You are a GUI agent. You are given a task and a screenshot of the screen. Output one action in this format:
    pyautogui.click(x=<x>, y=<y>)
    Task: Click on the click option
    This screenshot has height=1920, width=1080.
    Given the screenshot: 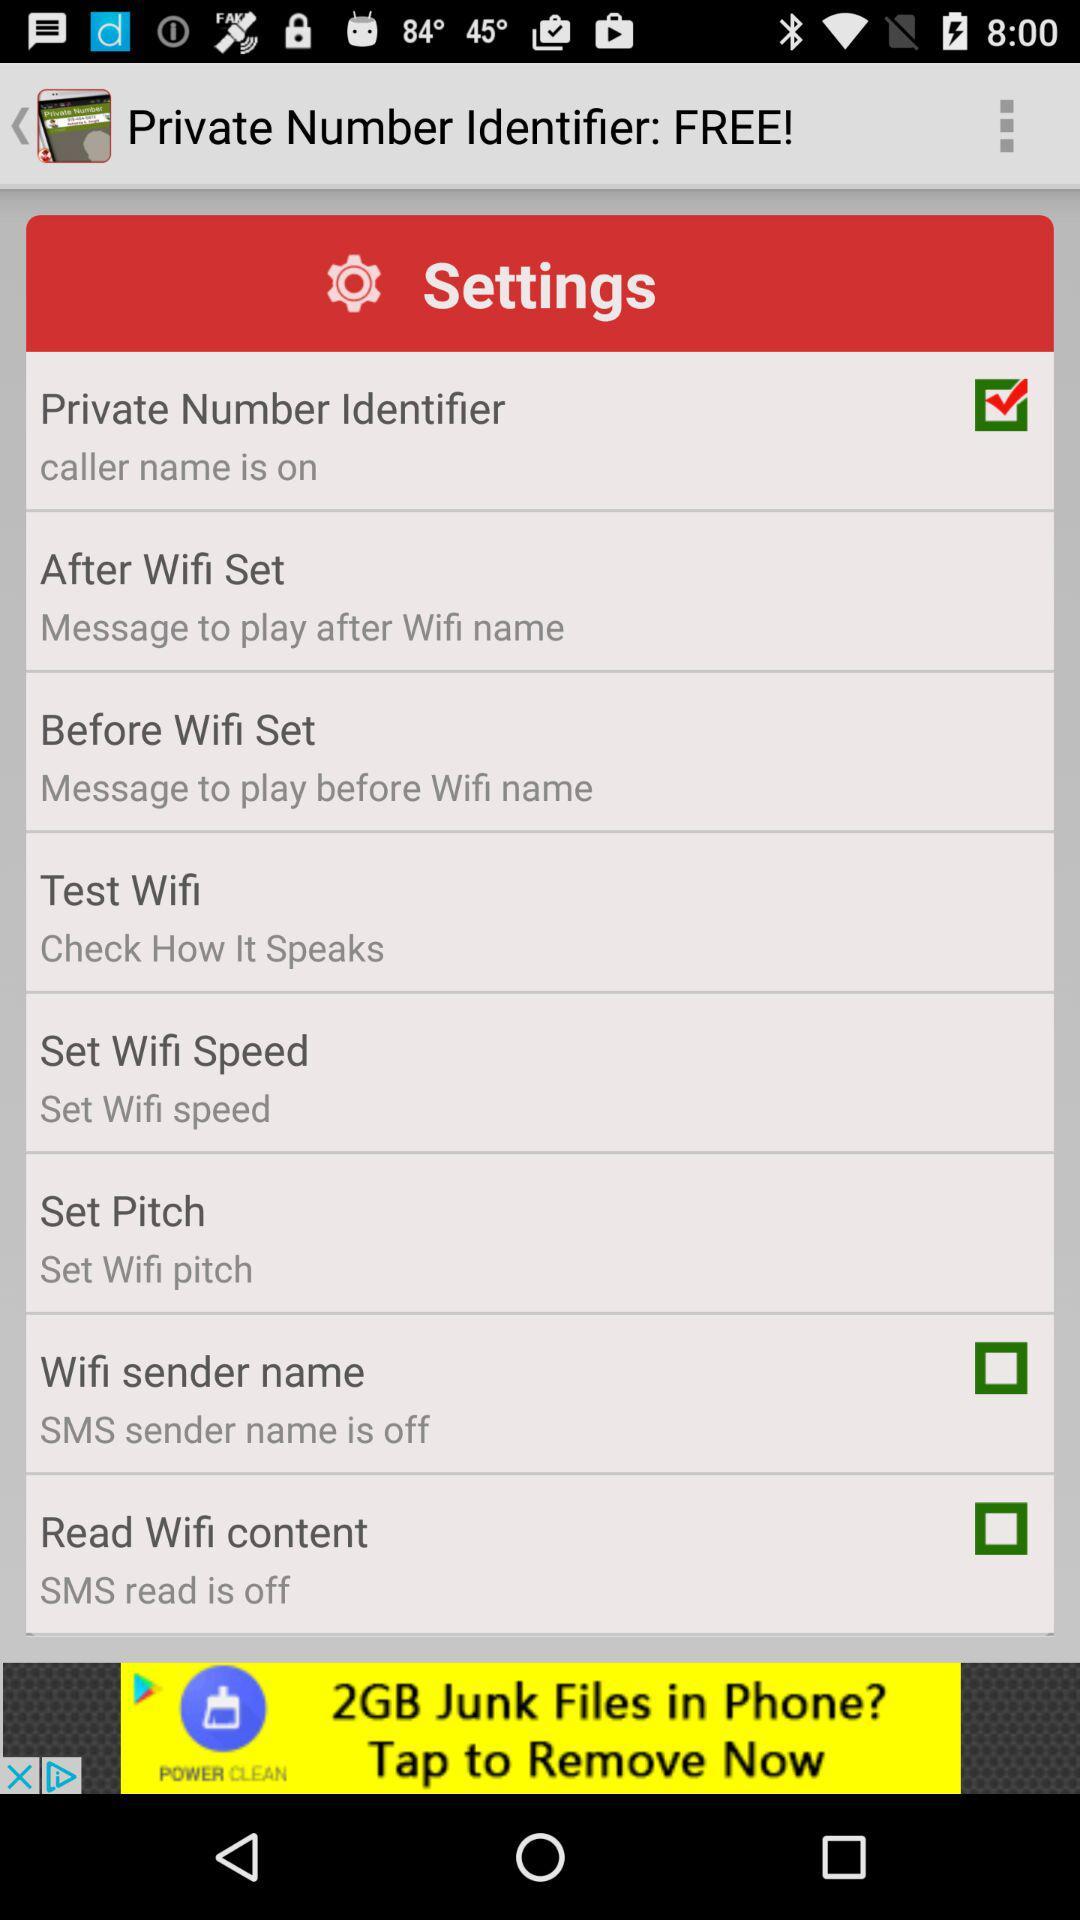 What is the action you would take?
    pyautogui.click(x=1001, y=1367)
    